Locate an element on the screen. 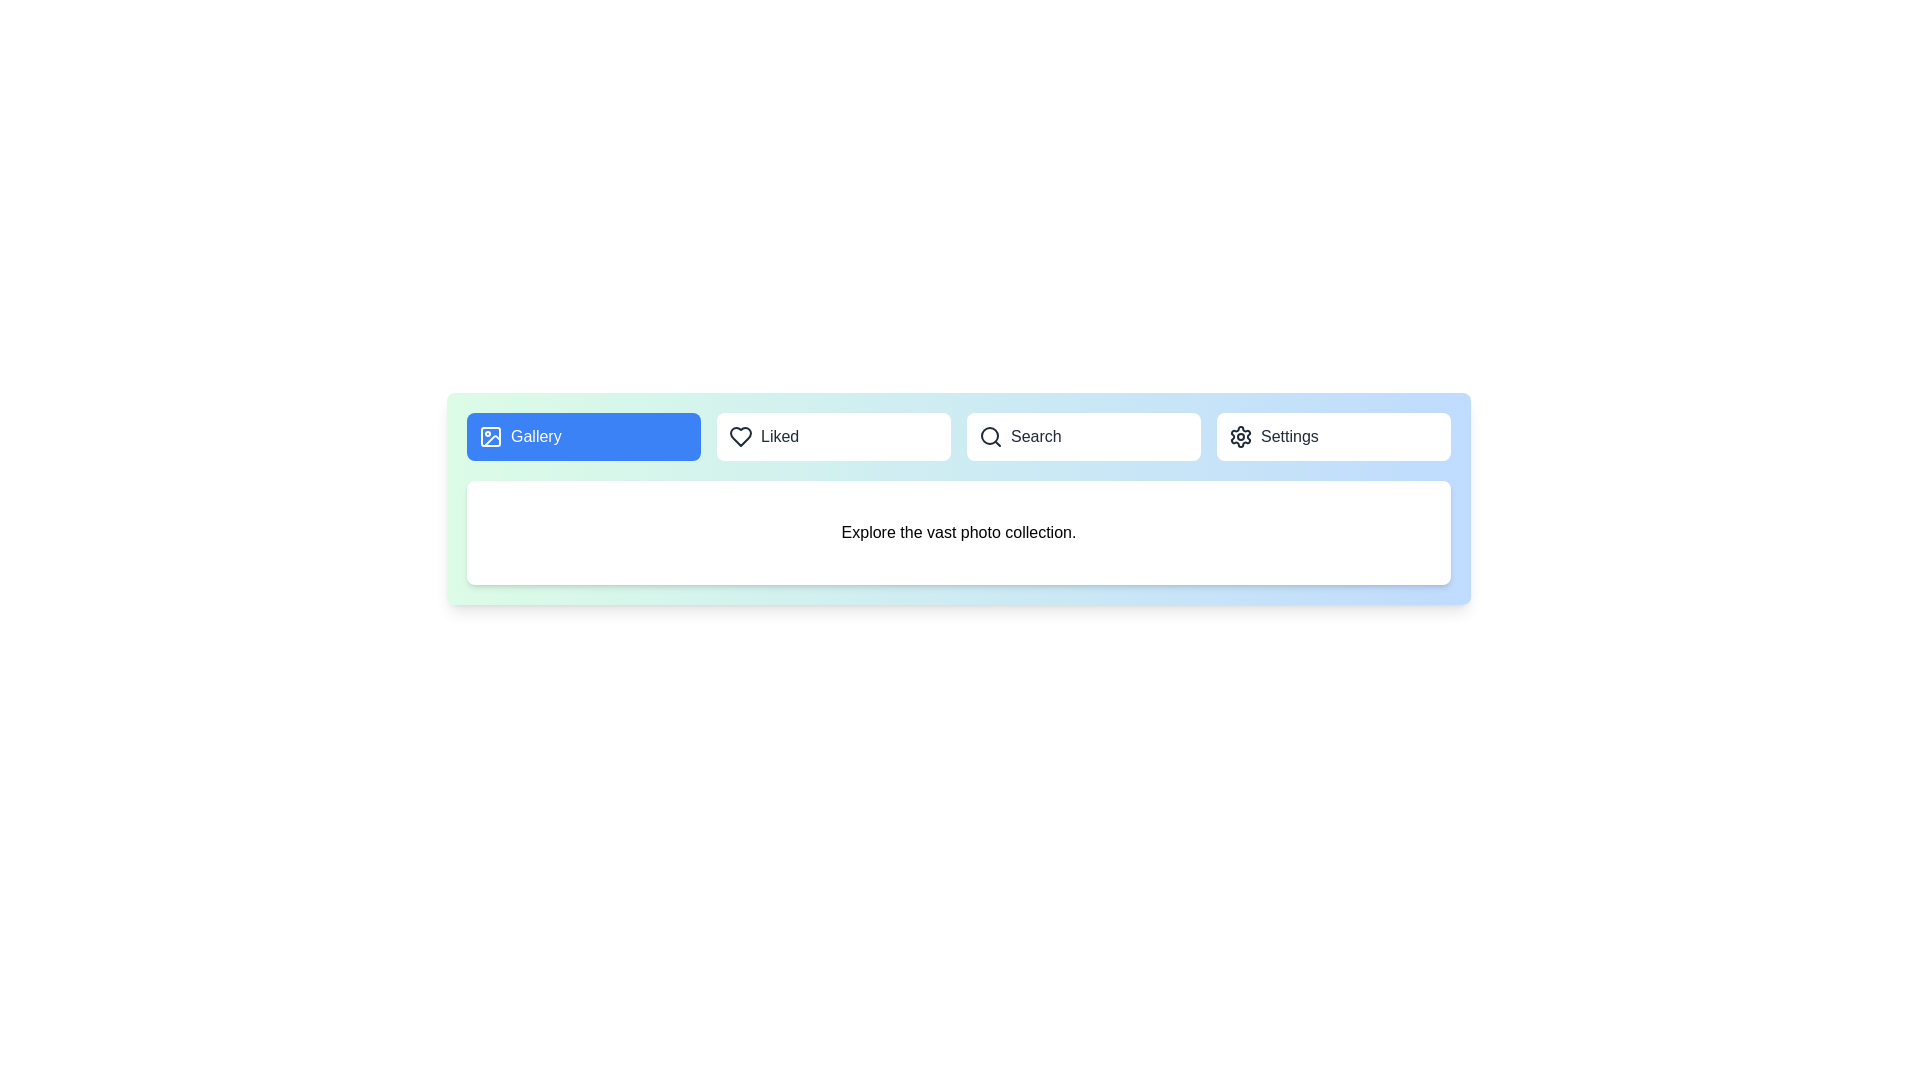 The height and width of the screenshot is (1080, 1920). the Search tab by clicking on its respective button is located at coordinates (1083, 435).